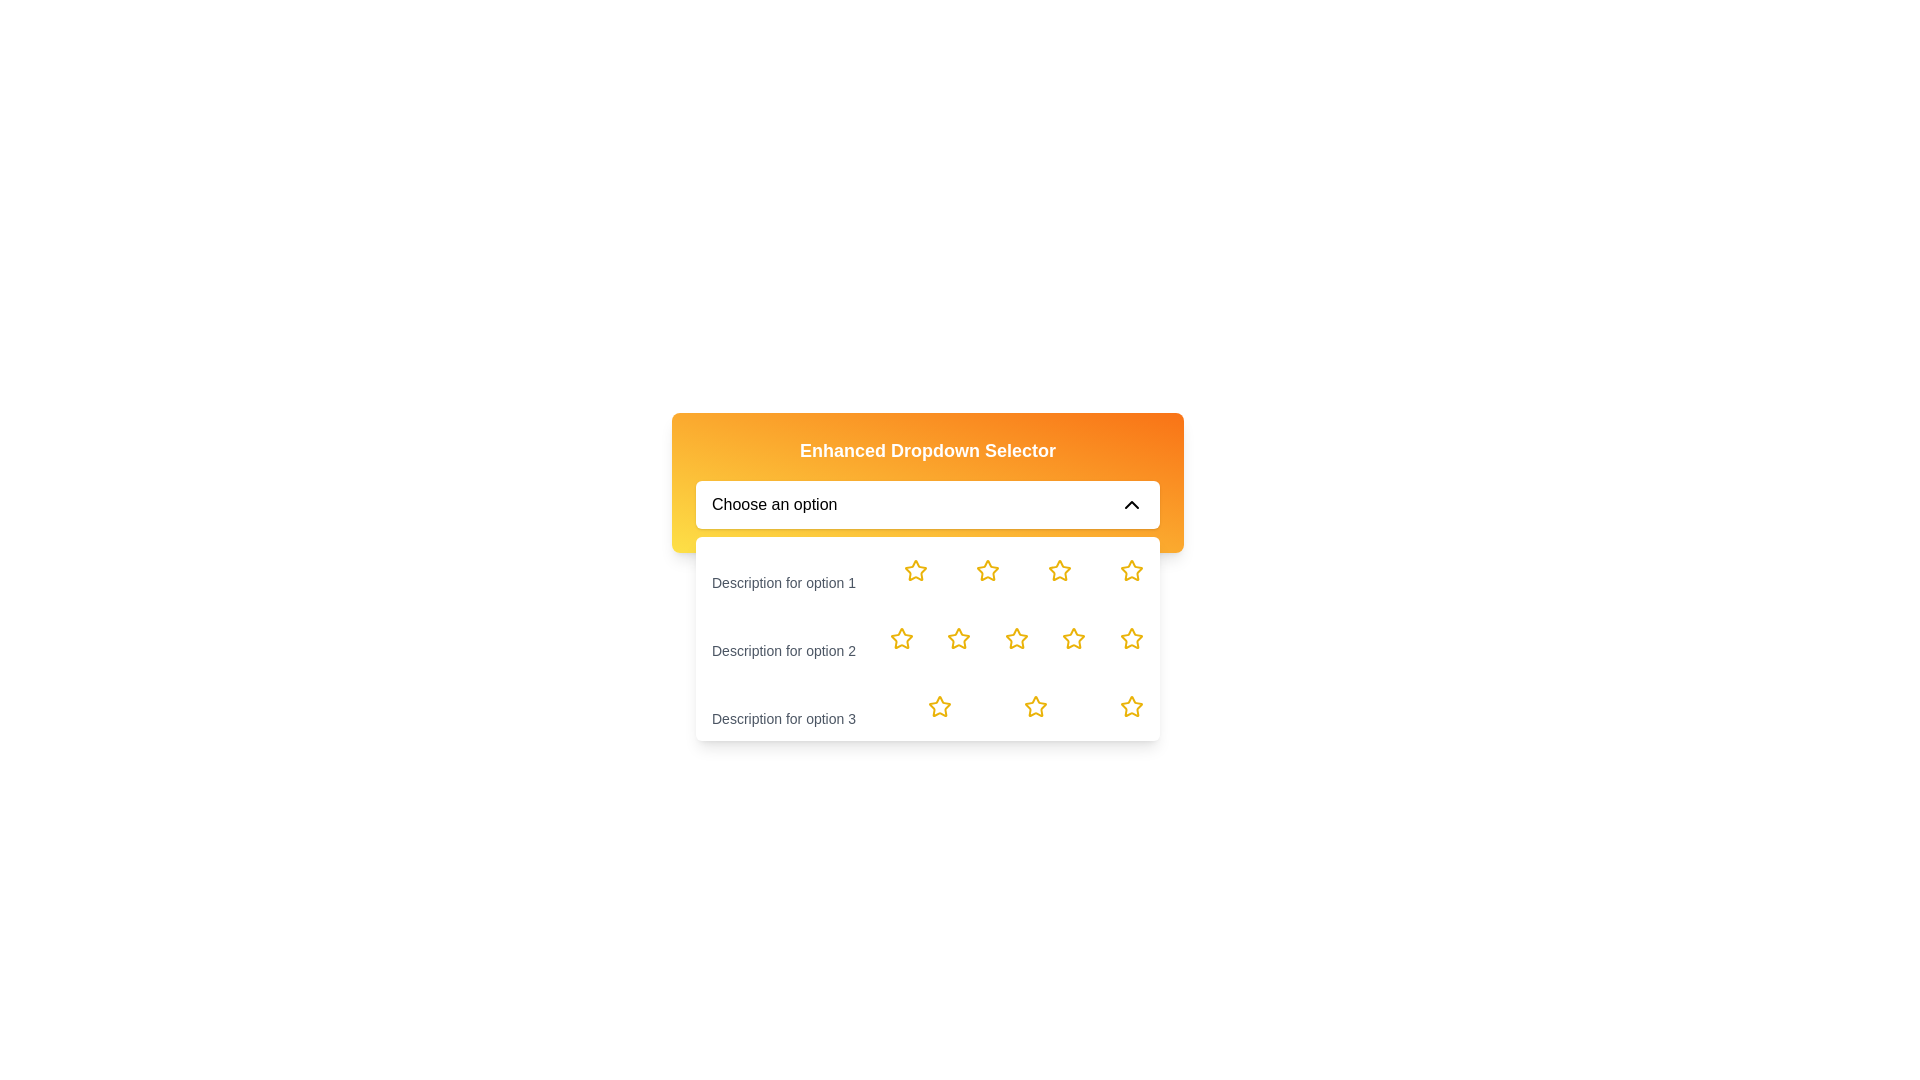 Image resolution: width=1920 pixels, height=1080 pixels. Describe the element at coordinates (988, 570) in the screenshot. I see `the second yellow star-shaped icon with a hollow center located in the 'Option 1' section` at that location.